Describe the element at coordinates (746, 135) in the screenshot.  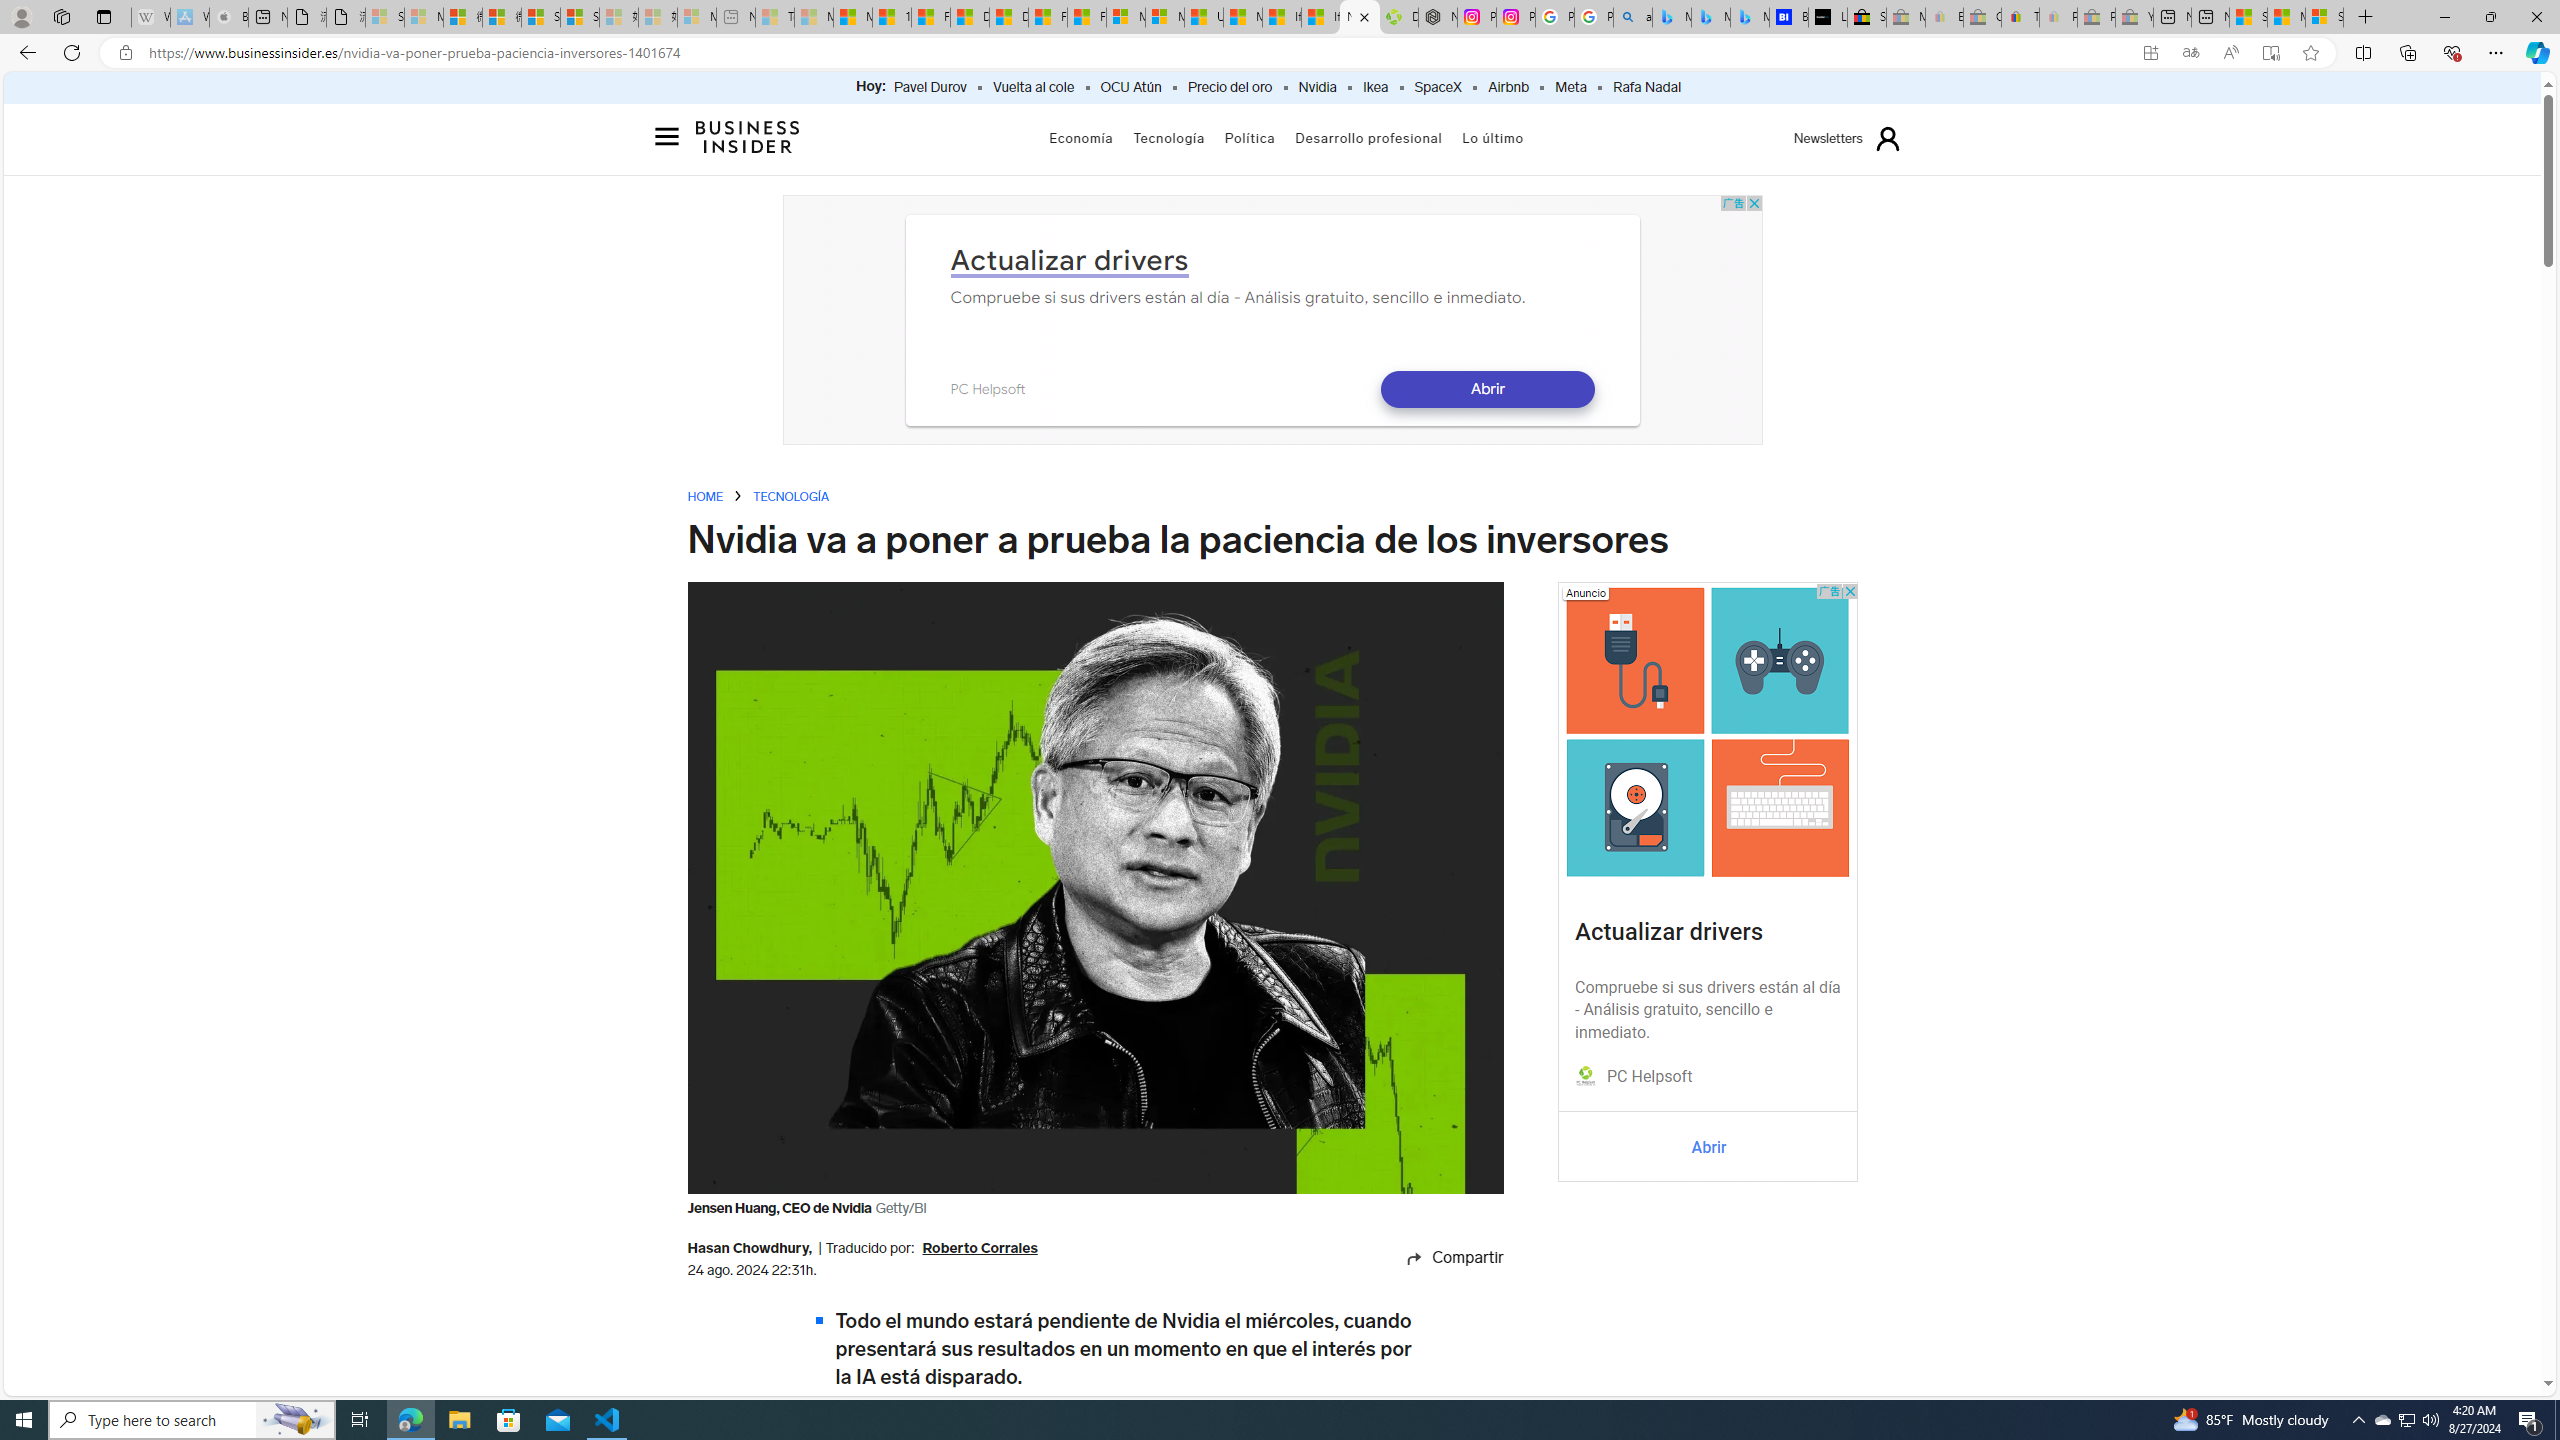
I see `'Logo BusinessInsider.es'` at that location.